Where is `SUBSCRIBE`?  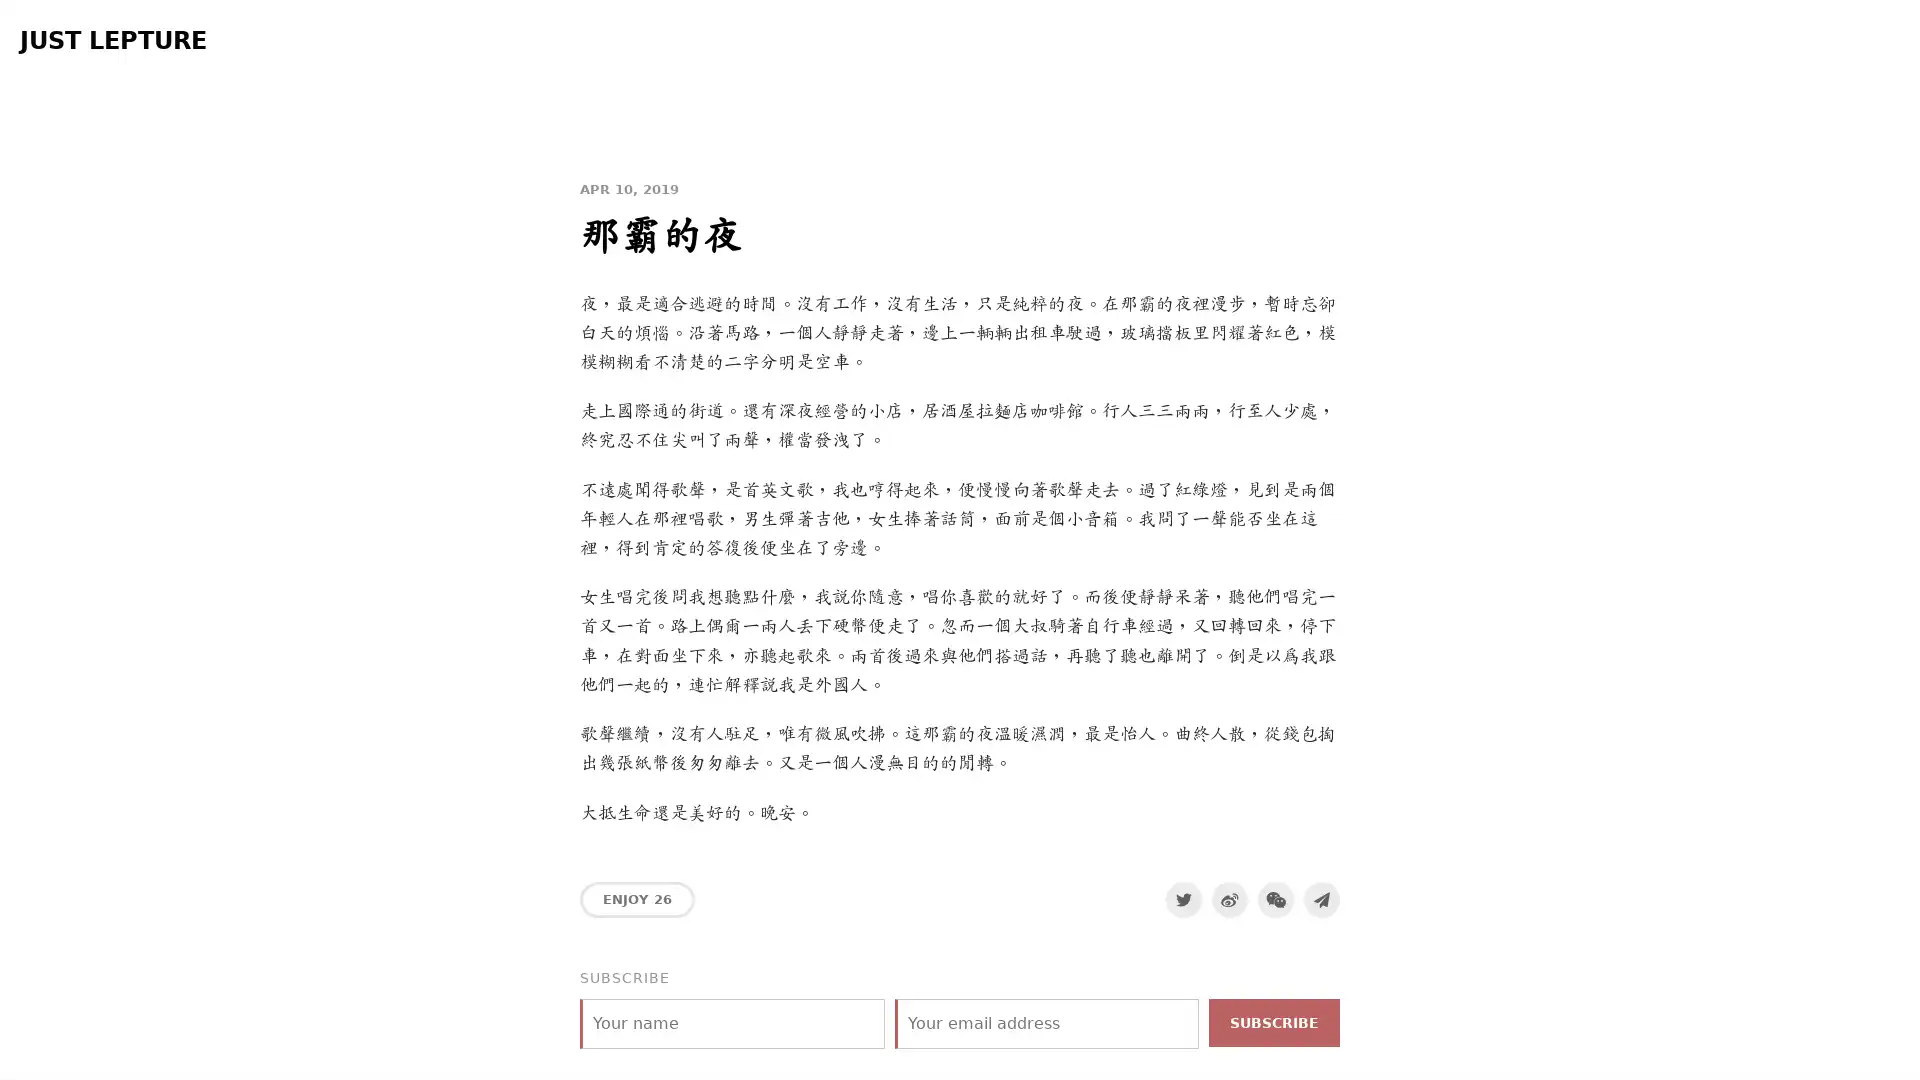
SUBSCRIBE is located at coordinates (1273, 1022).